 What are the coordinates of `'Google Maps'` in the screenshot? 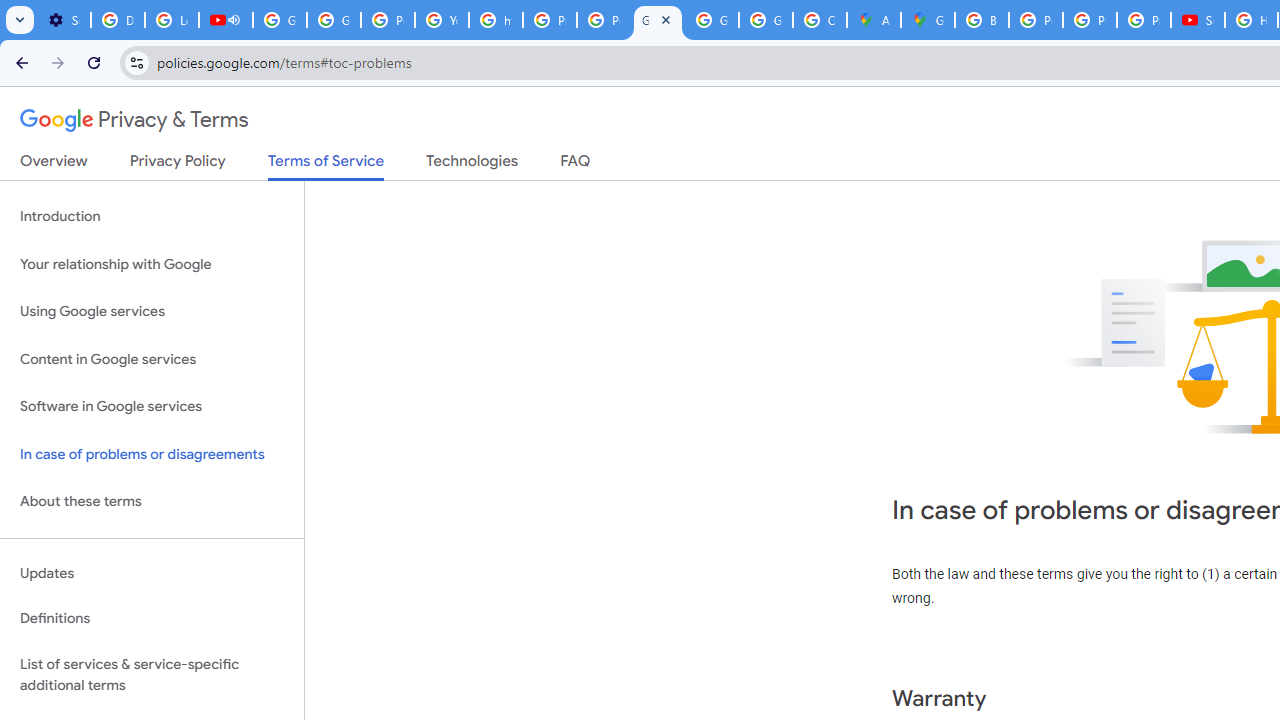 It's located at (927, 20).